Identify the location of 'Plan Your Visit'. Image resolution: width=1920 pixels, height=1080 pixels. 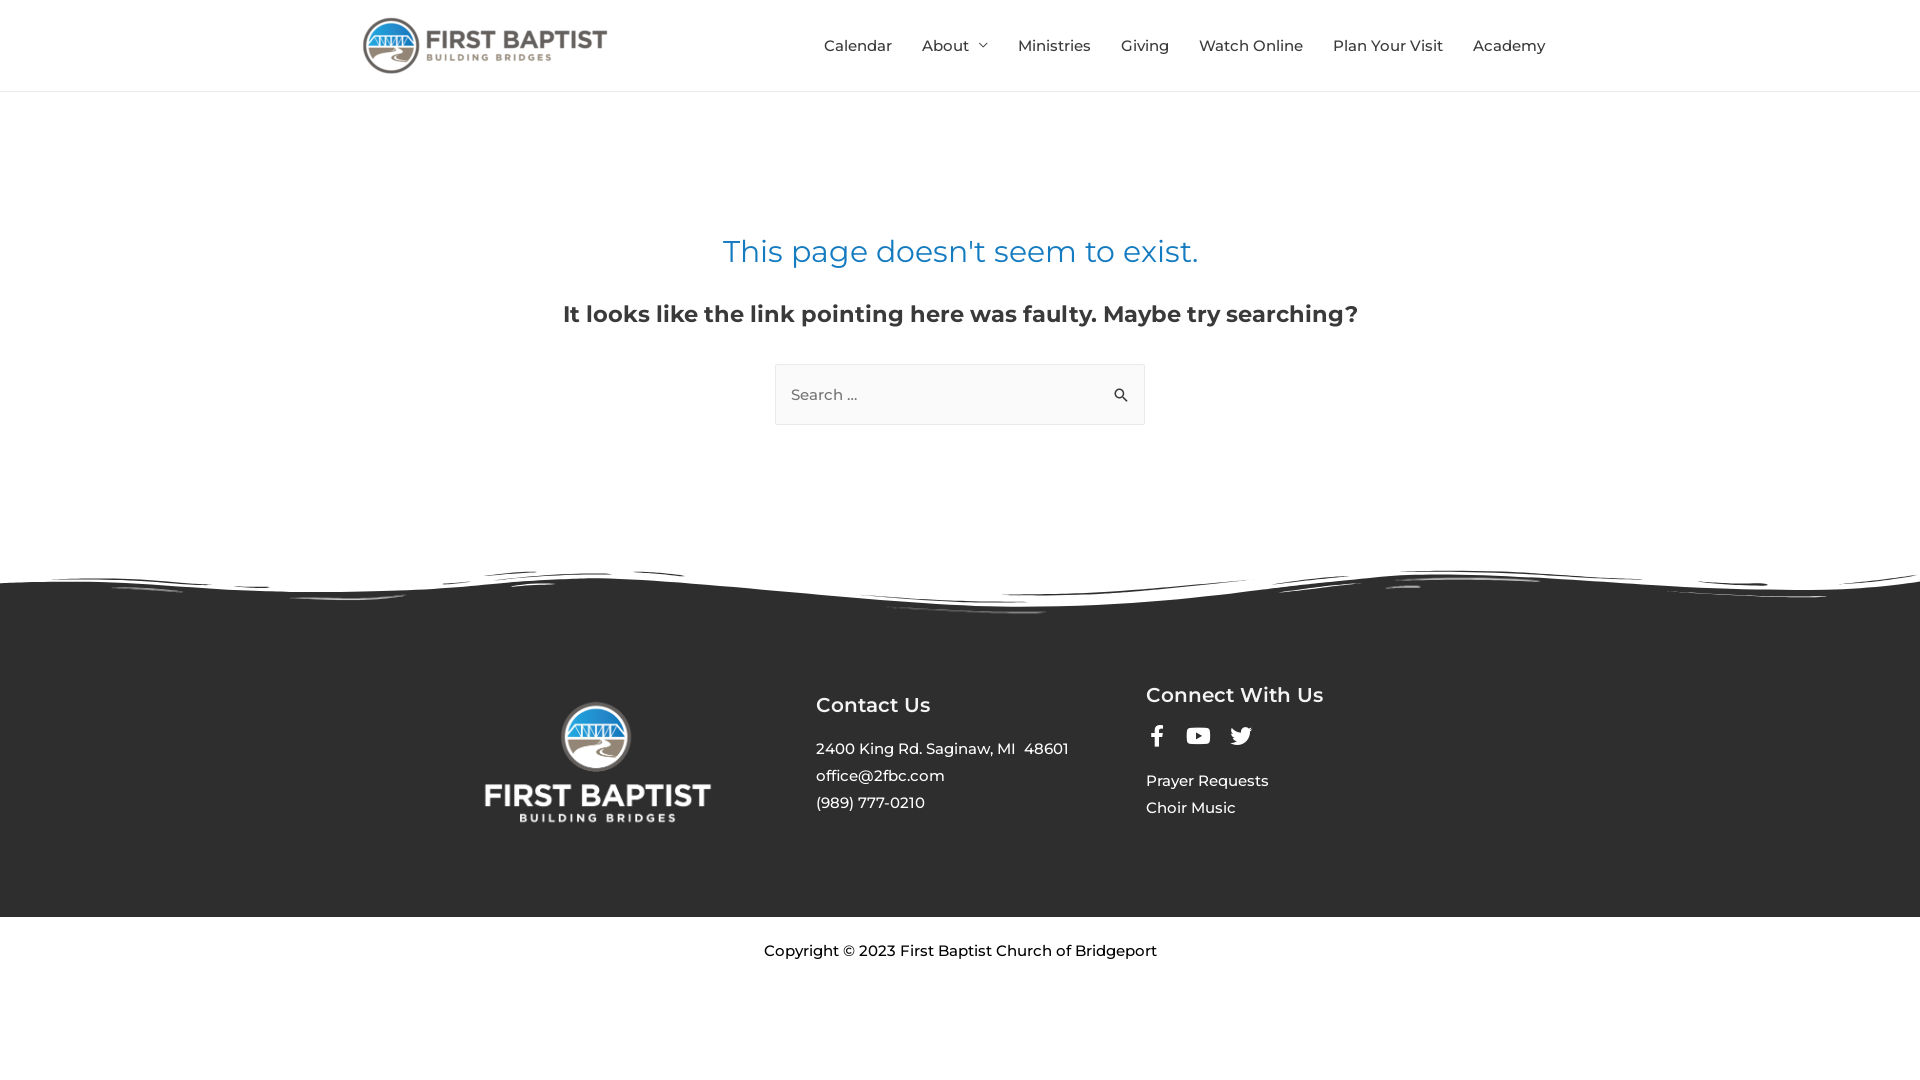
(1318, 45).